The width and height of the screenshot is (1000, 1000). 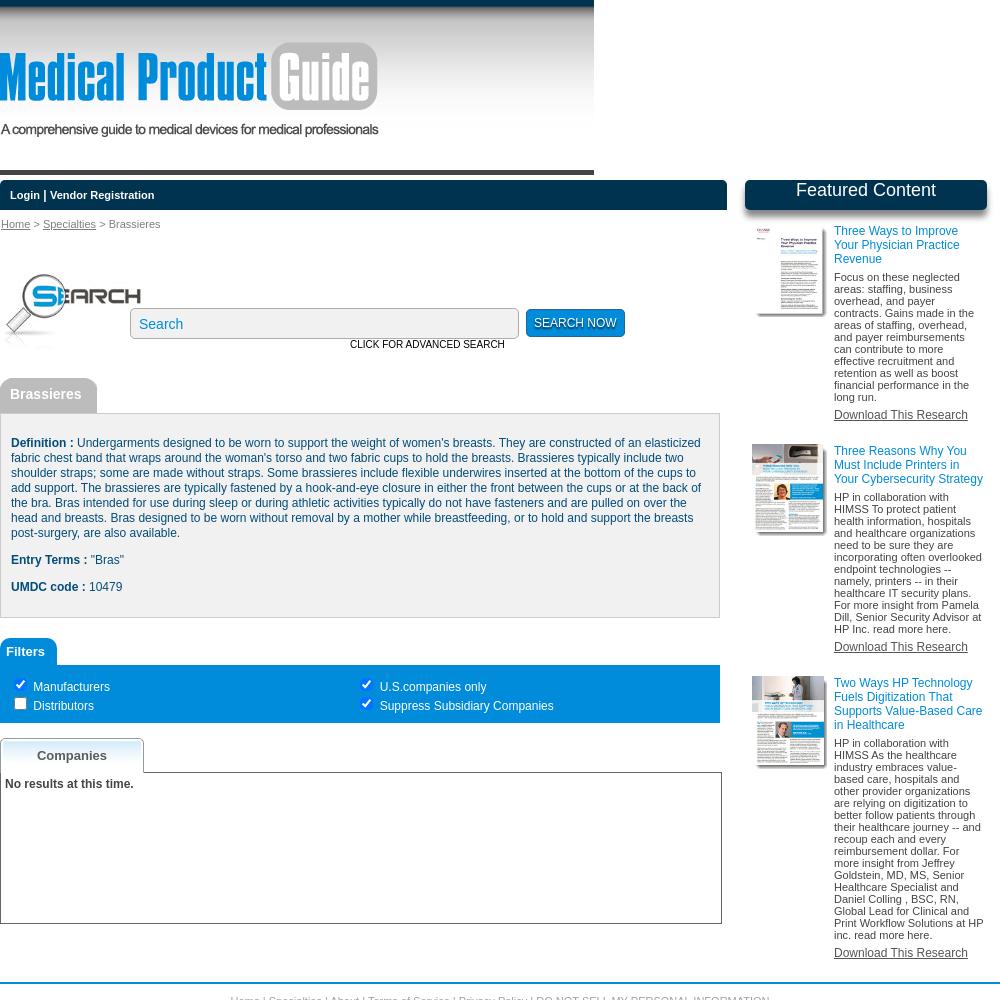 I want to click on 'Vendor Registration', so click(x=100, y=194).